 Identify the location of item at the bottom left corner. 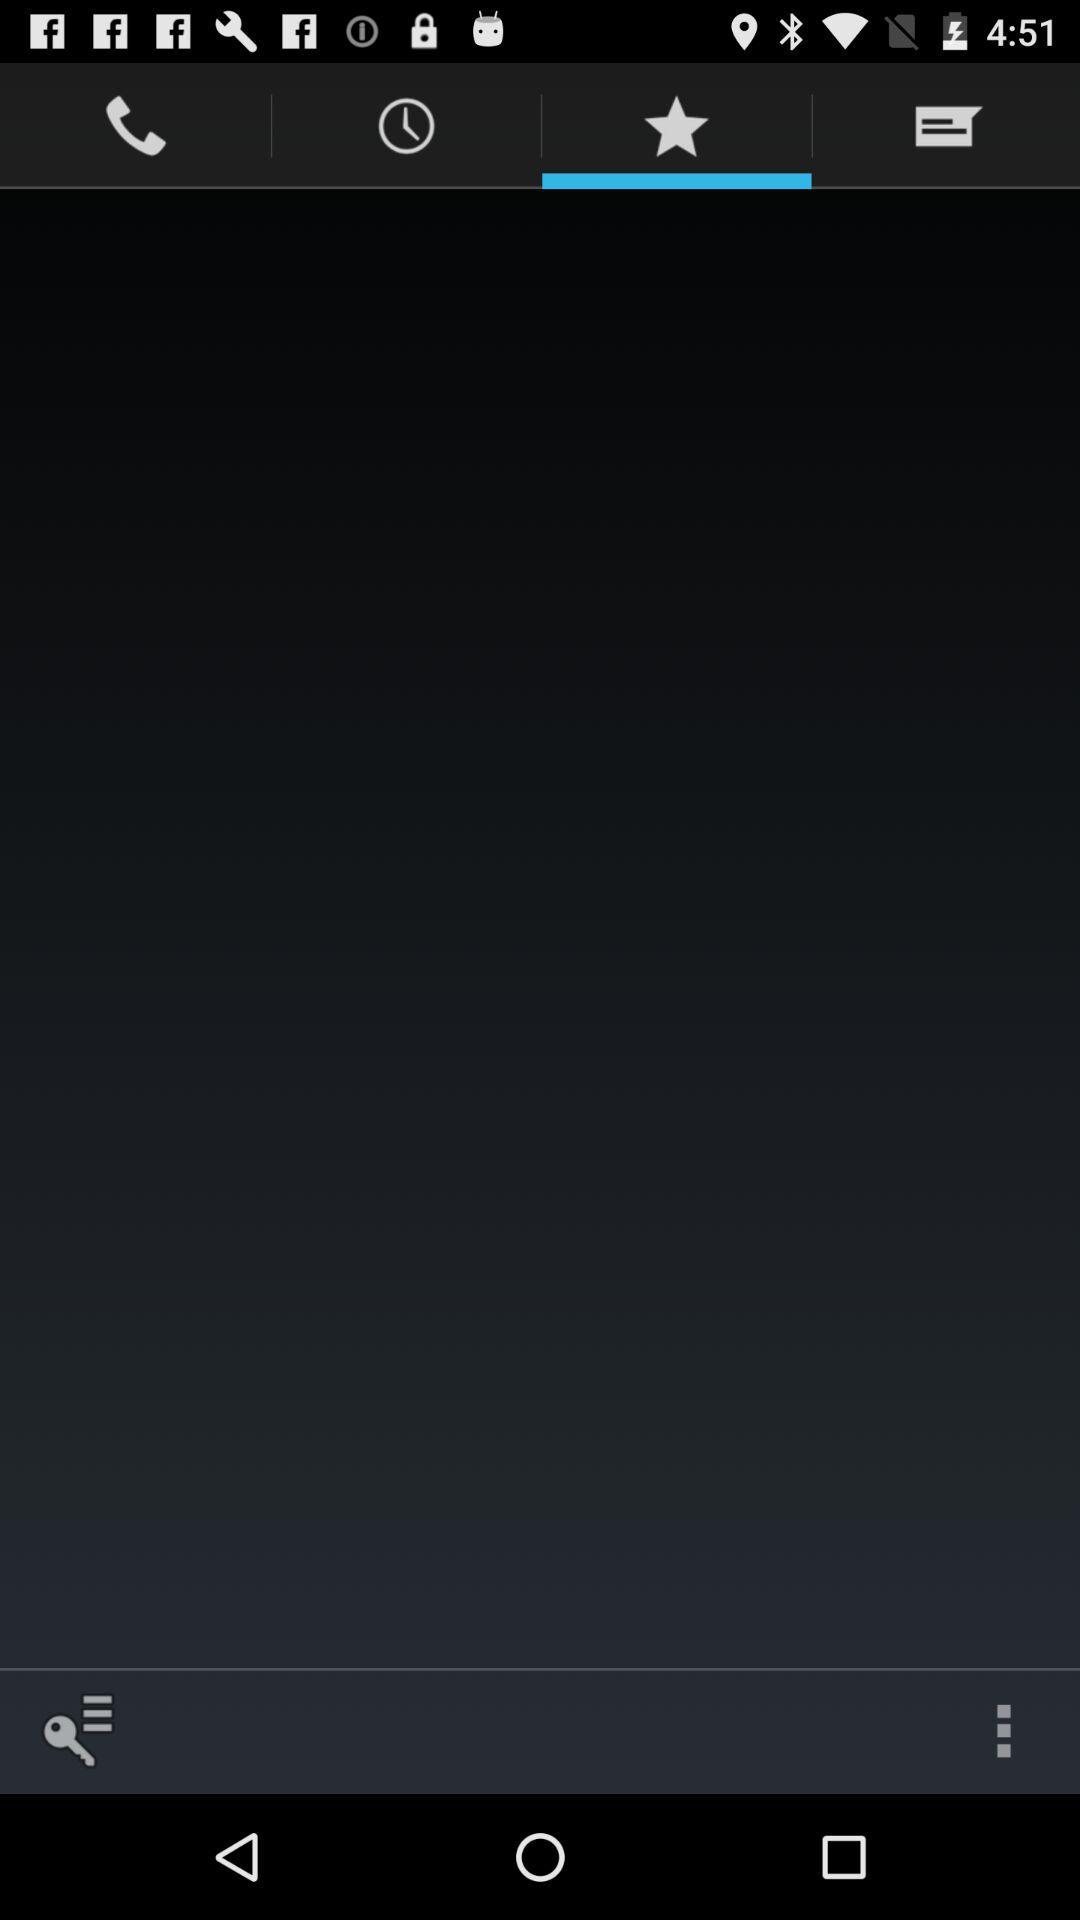
(75, 1730).